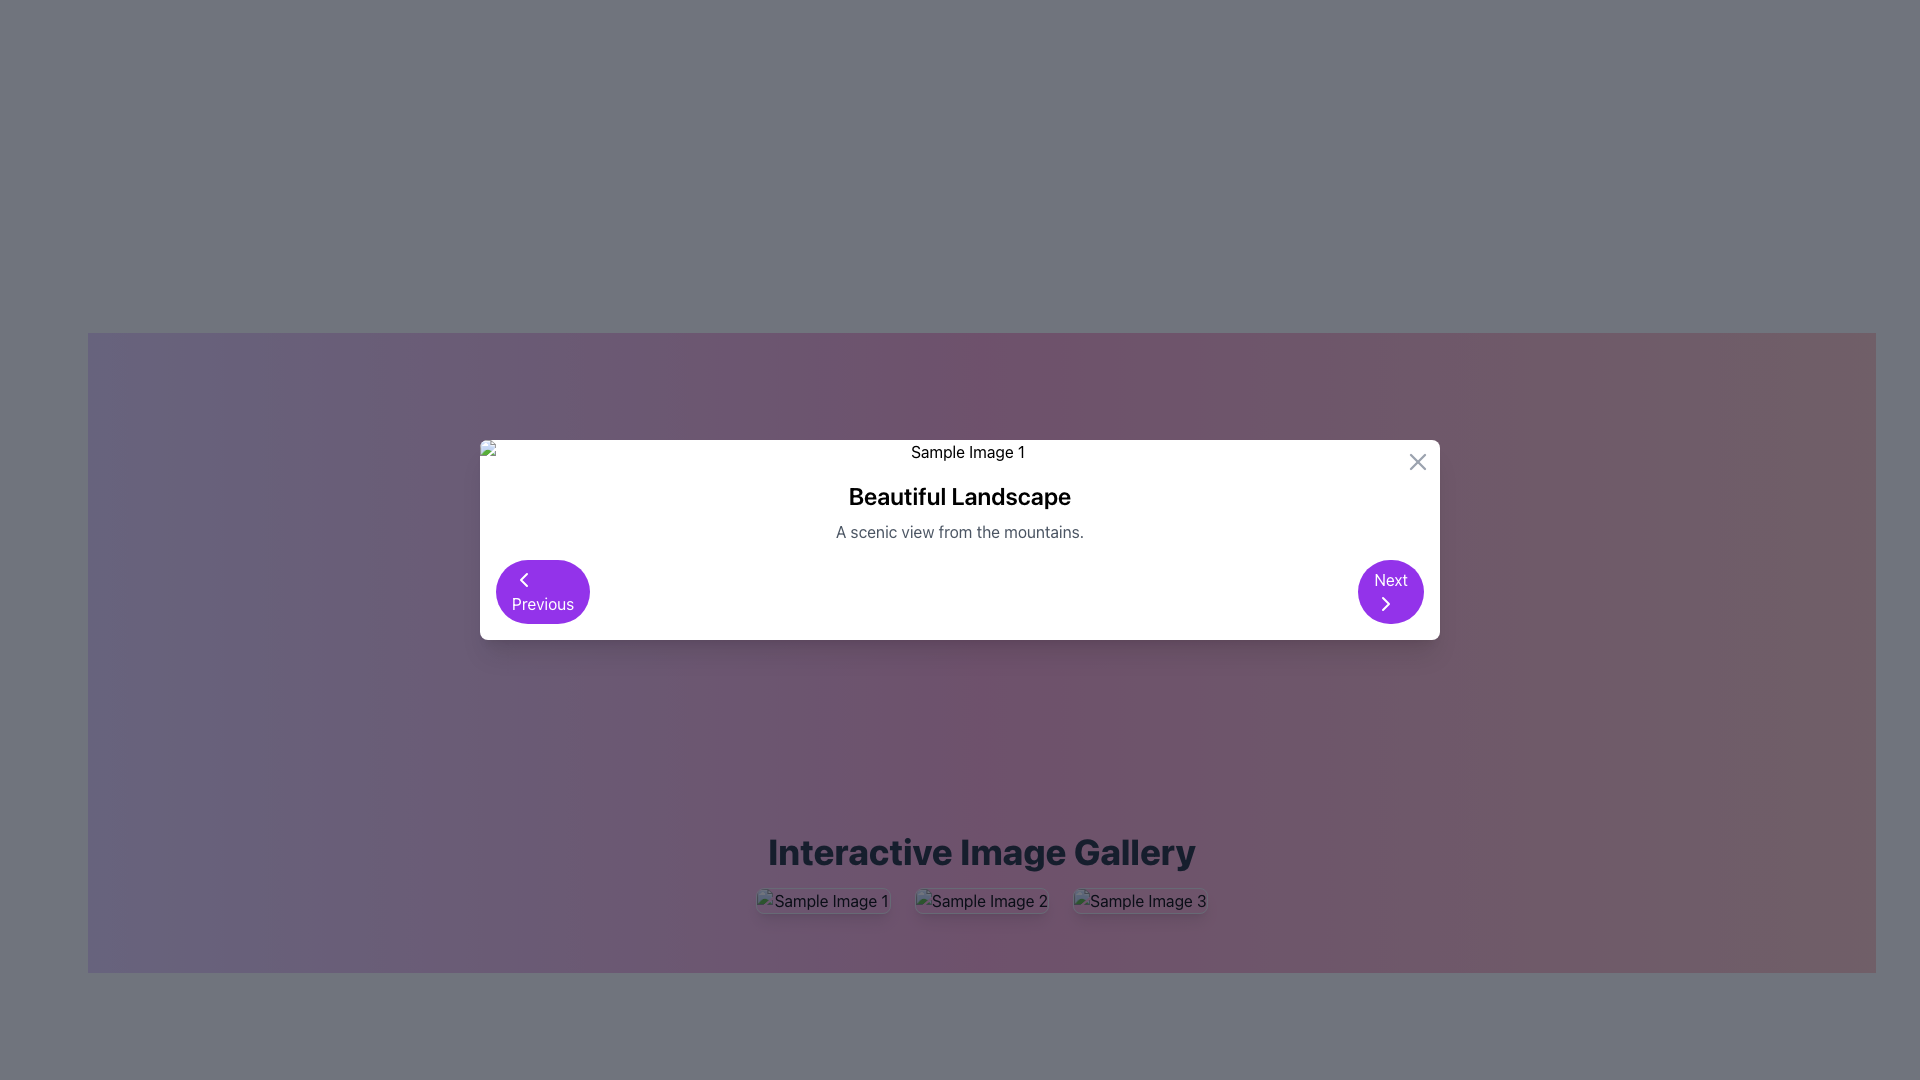  What do you see at coordinates (823, 901) in the screenshot?
I see `the first interactive card in the gallery to scale up the image` at bounding box center [823, 901].